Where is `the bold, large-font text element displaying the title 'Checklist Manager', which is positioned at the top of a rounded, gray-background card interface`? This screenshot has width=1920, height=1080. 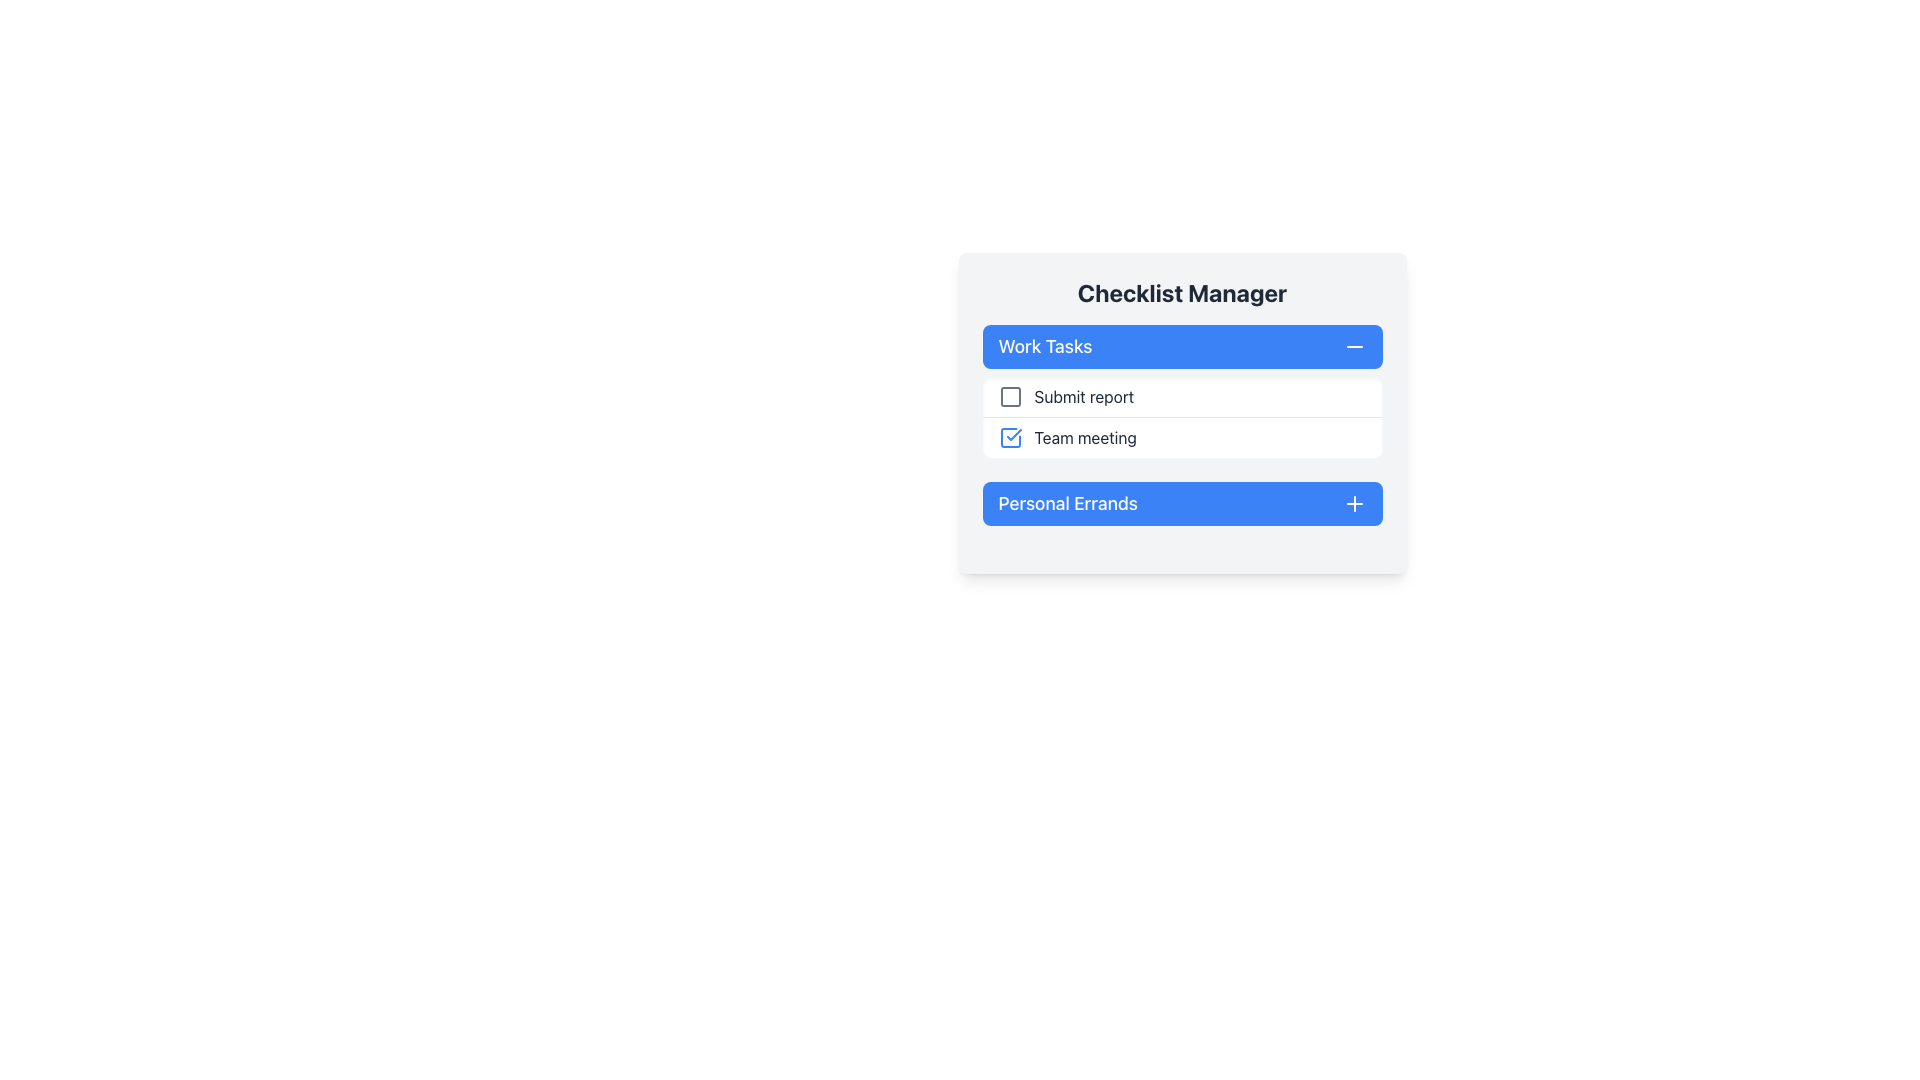 the bold, large-font text element displaying the title 'Checklist Manager', which is positioned at the top of a rounded, gray-background card interface is located at coordinates (1182, 293).